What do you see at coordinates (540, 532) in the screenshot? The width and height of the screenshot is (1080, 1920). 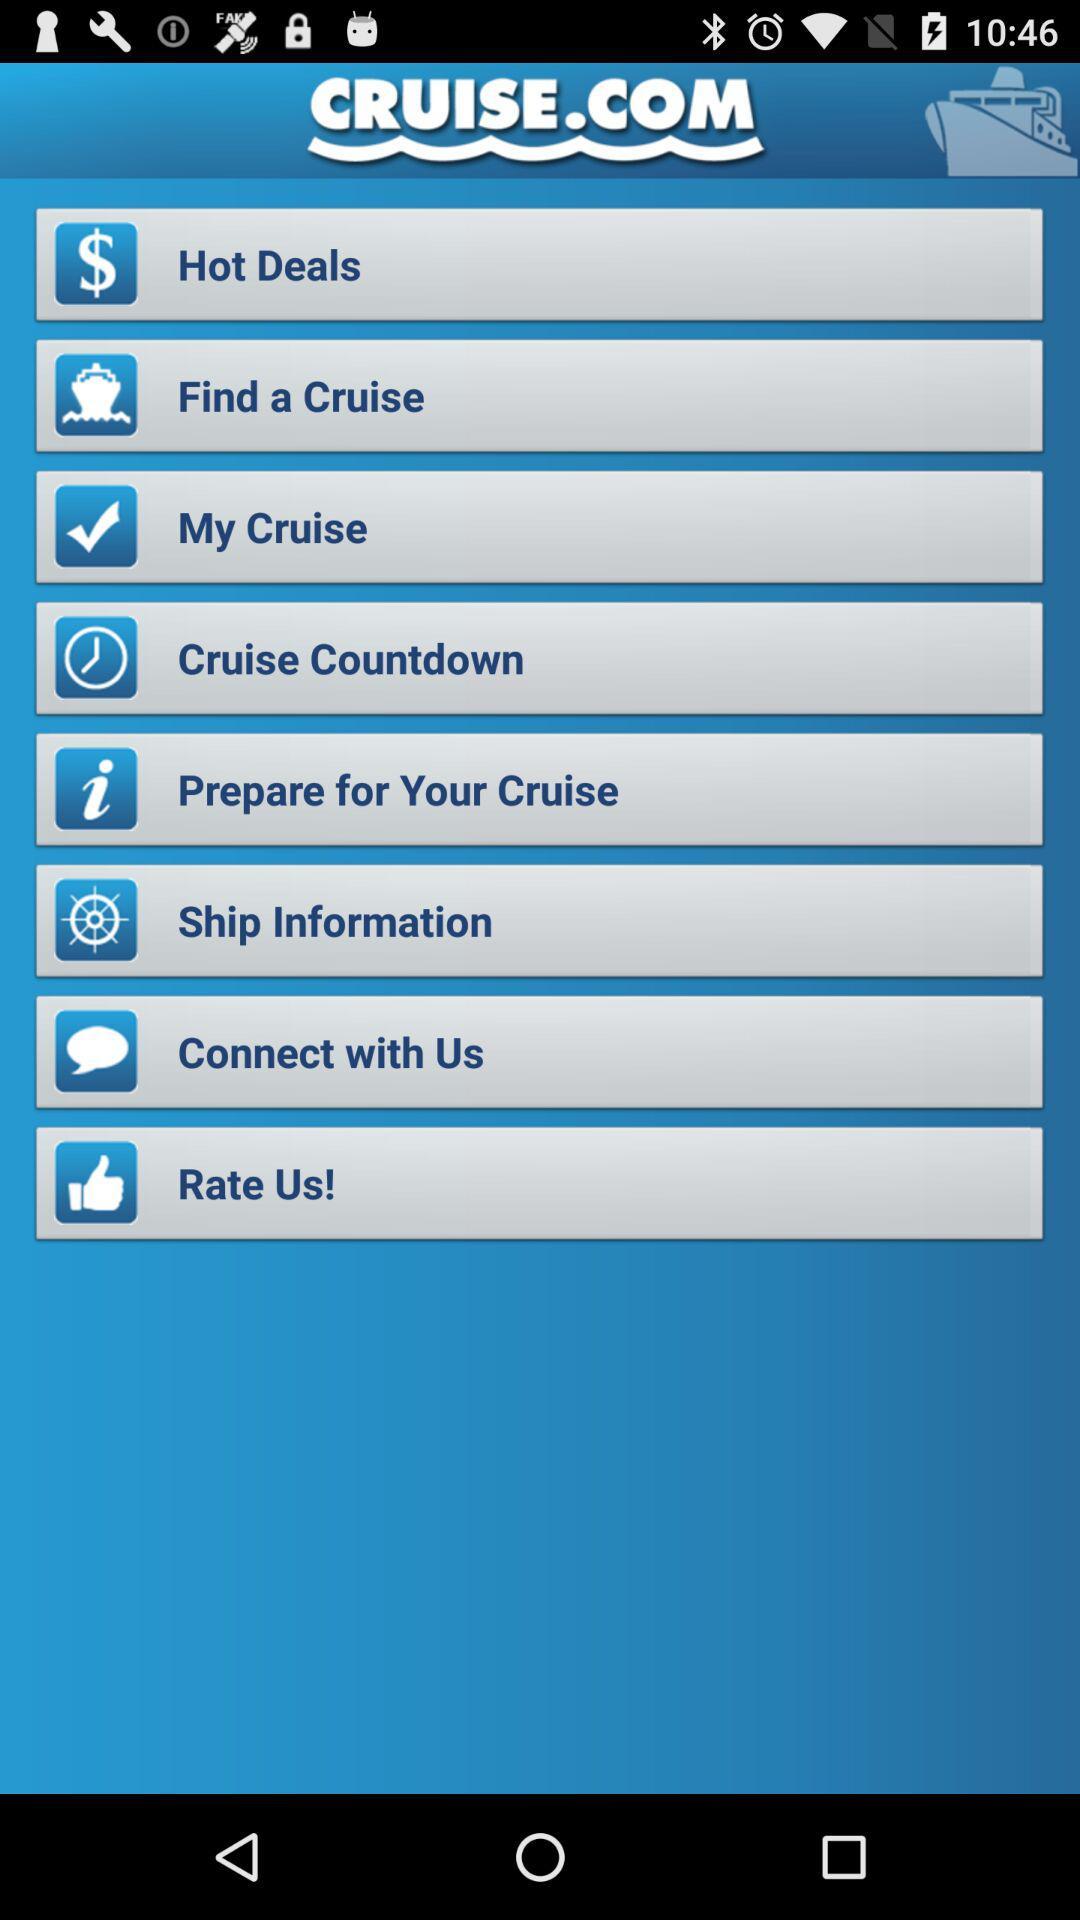 I see `my cruise button` at bounding box center [540, 532].